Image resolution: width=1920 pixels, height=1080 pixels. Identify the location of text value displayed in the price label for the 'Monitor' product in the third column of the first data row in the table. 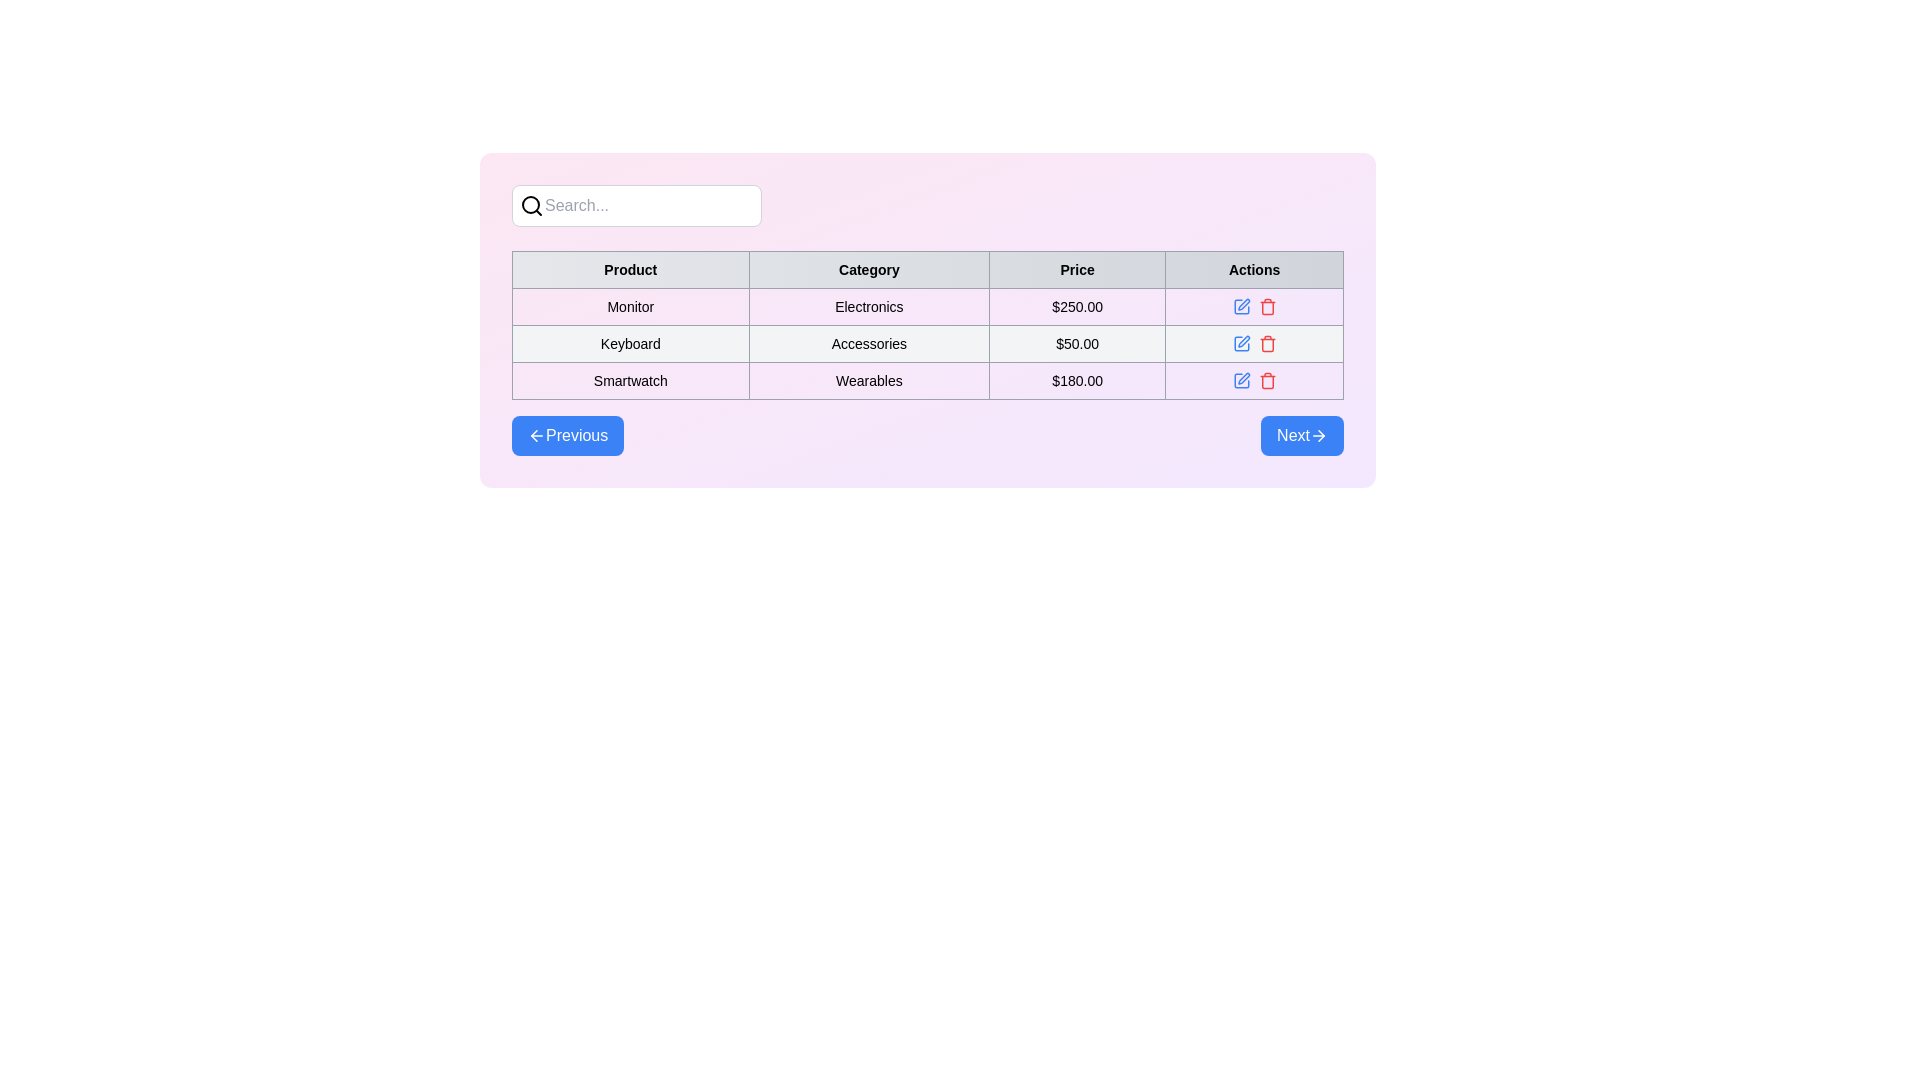
(1076, 307).